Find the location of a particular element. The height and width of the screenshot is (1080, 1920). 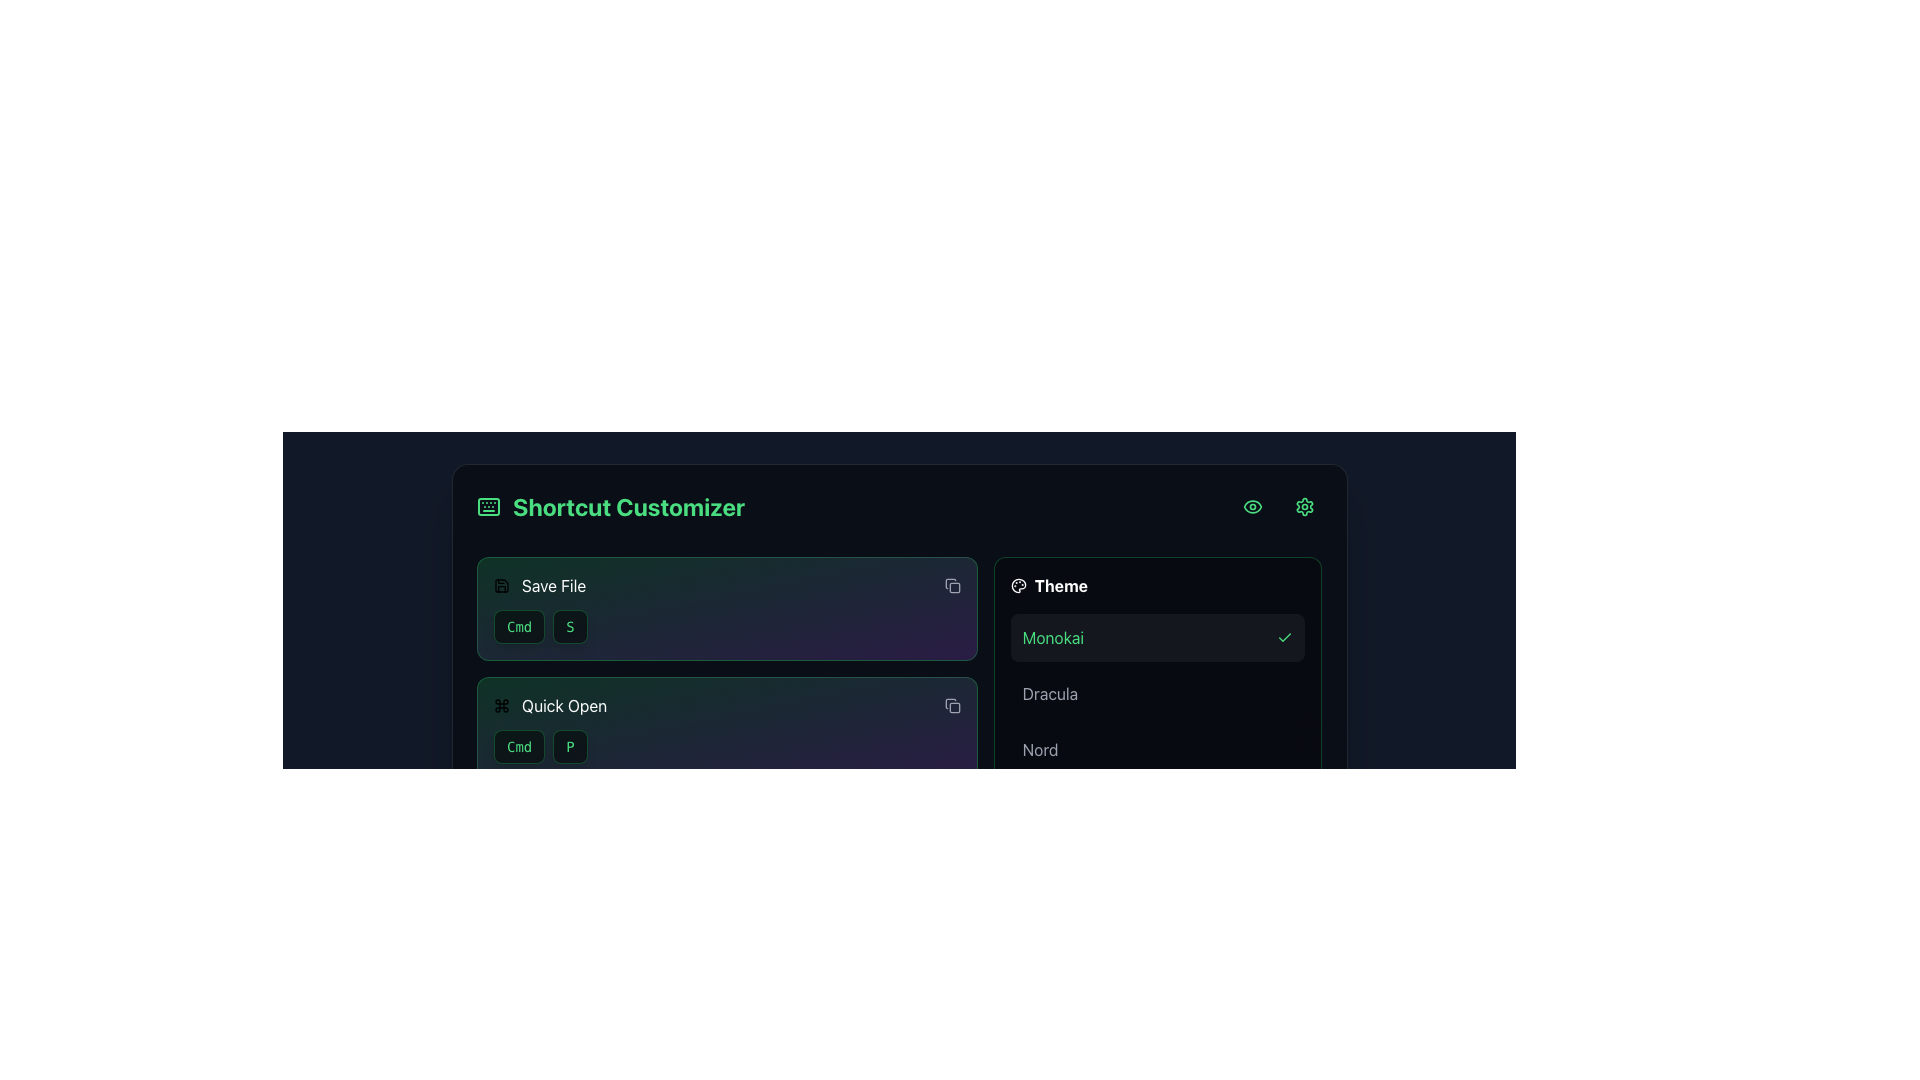

the 'Nord' theme option in the Theme section is located at coordinates (1040, 749).